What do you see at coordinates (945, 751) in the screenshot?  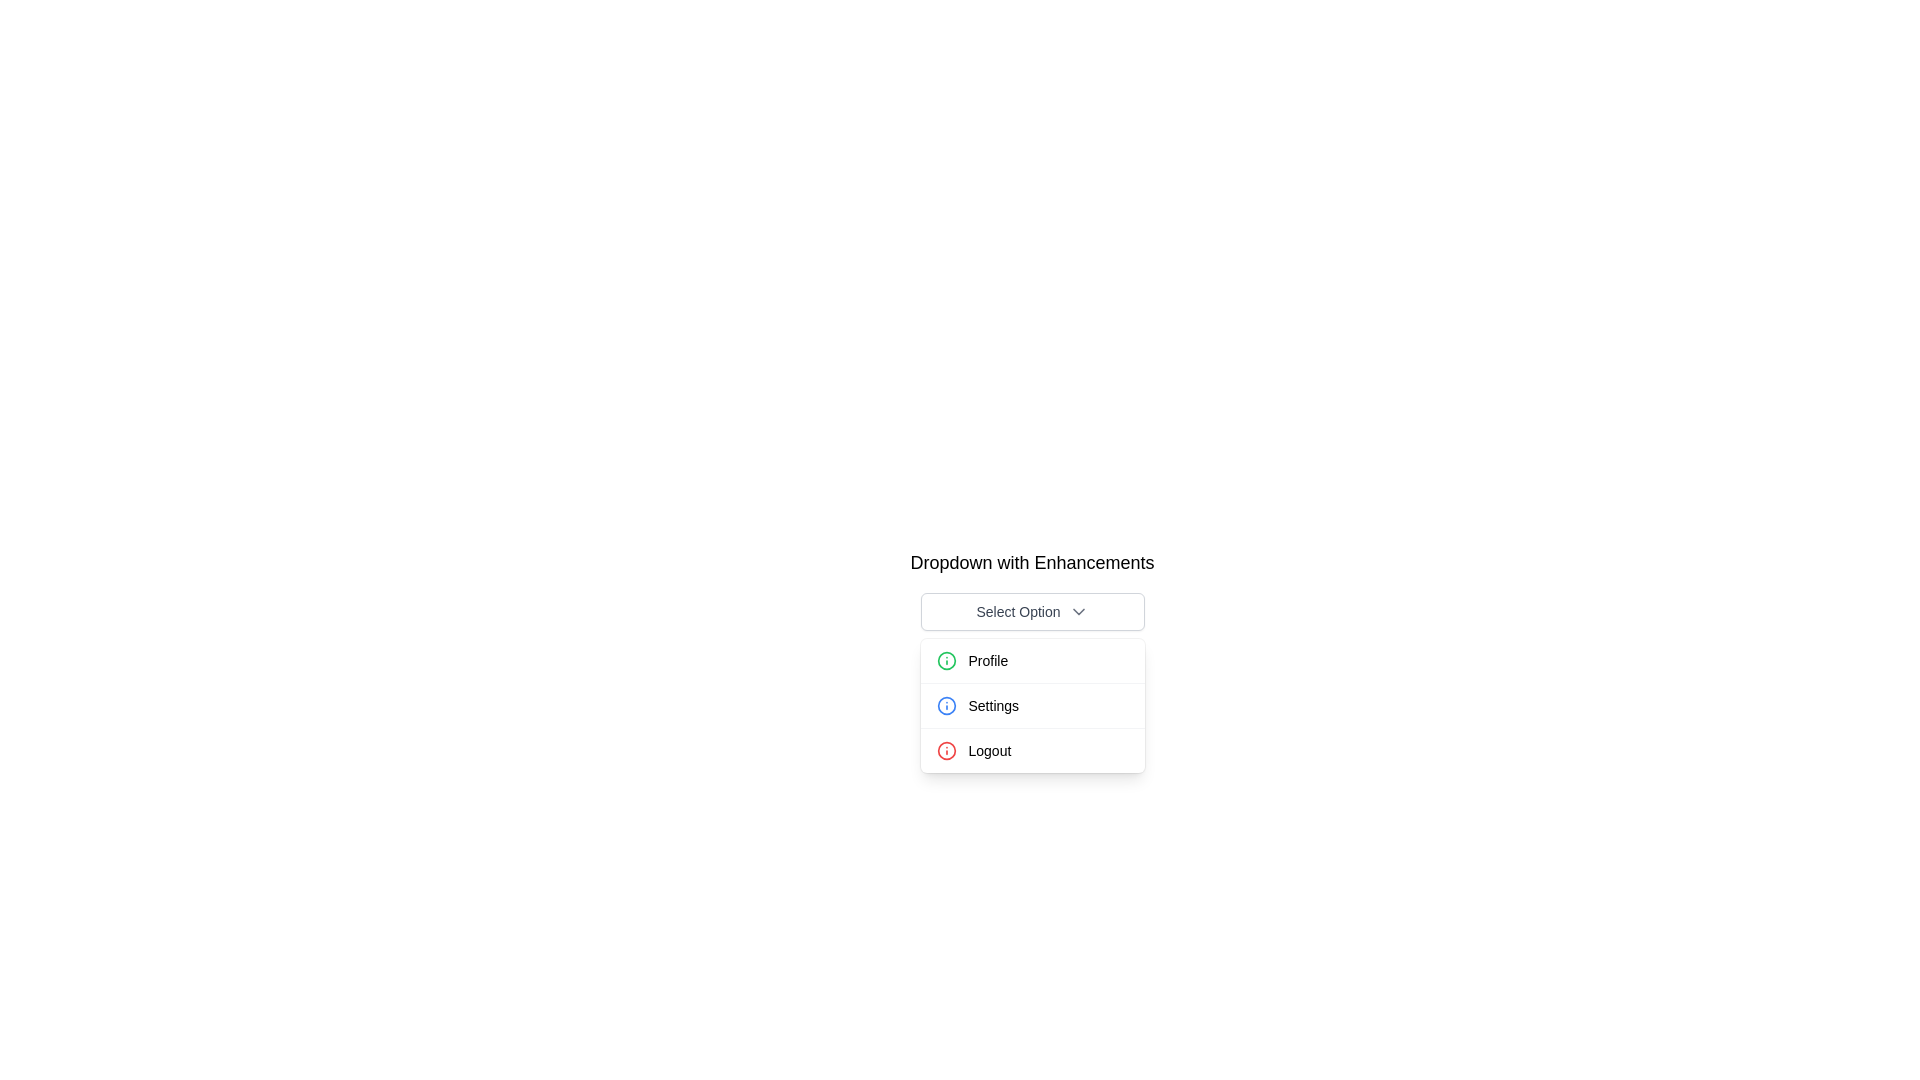 I see `the Vector Graphics Circle element representing the Logout option in the dropdown menu, which is visually aligned with the Logout text label` at bounding box center [945, 751].